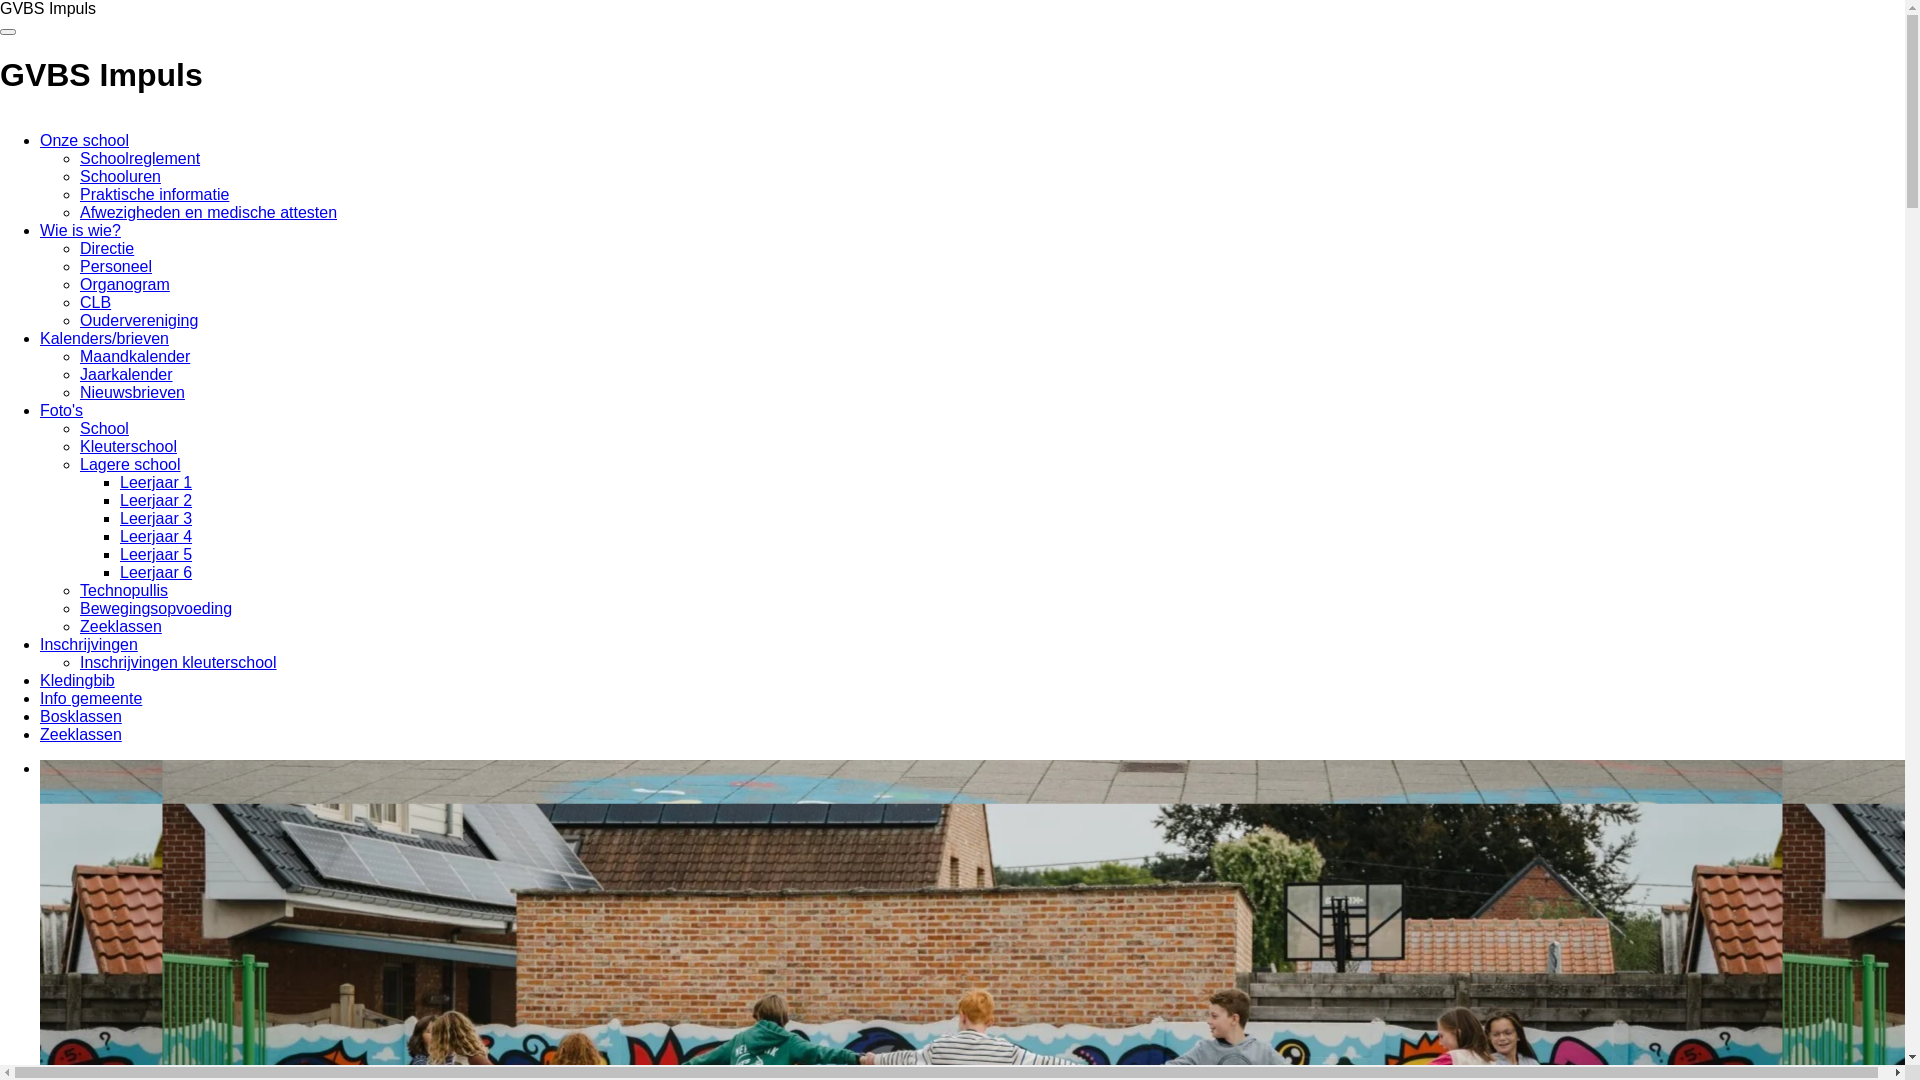 The image size is (1920, 1080). What do you see at coordinates (80, 392) in the screenshot?
I see `'Nieuwsbrieven'` at bounding box center [80, 392].